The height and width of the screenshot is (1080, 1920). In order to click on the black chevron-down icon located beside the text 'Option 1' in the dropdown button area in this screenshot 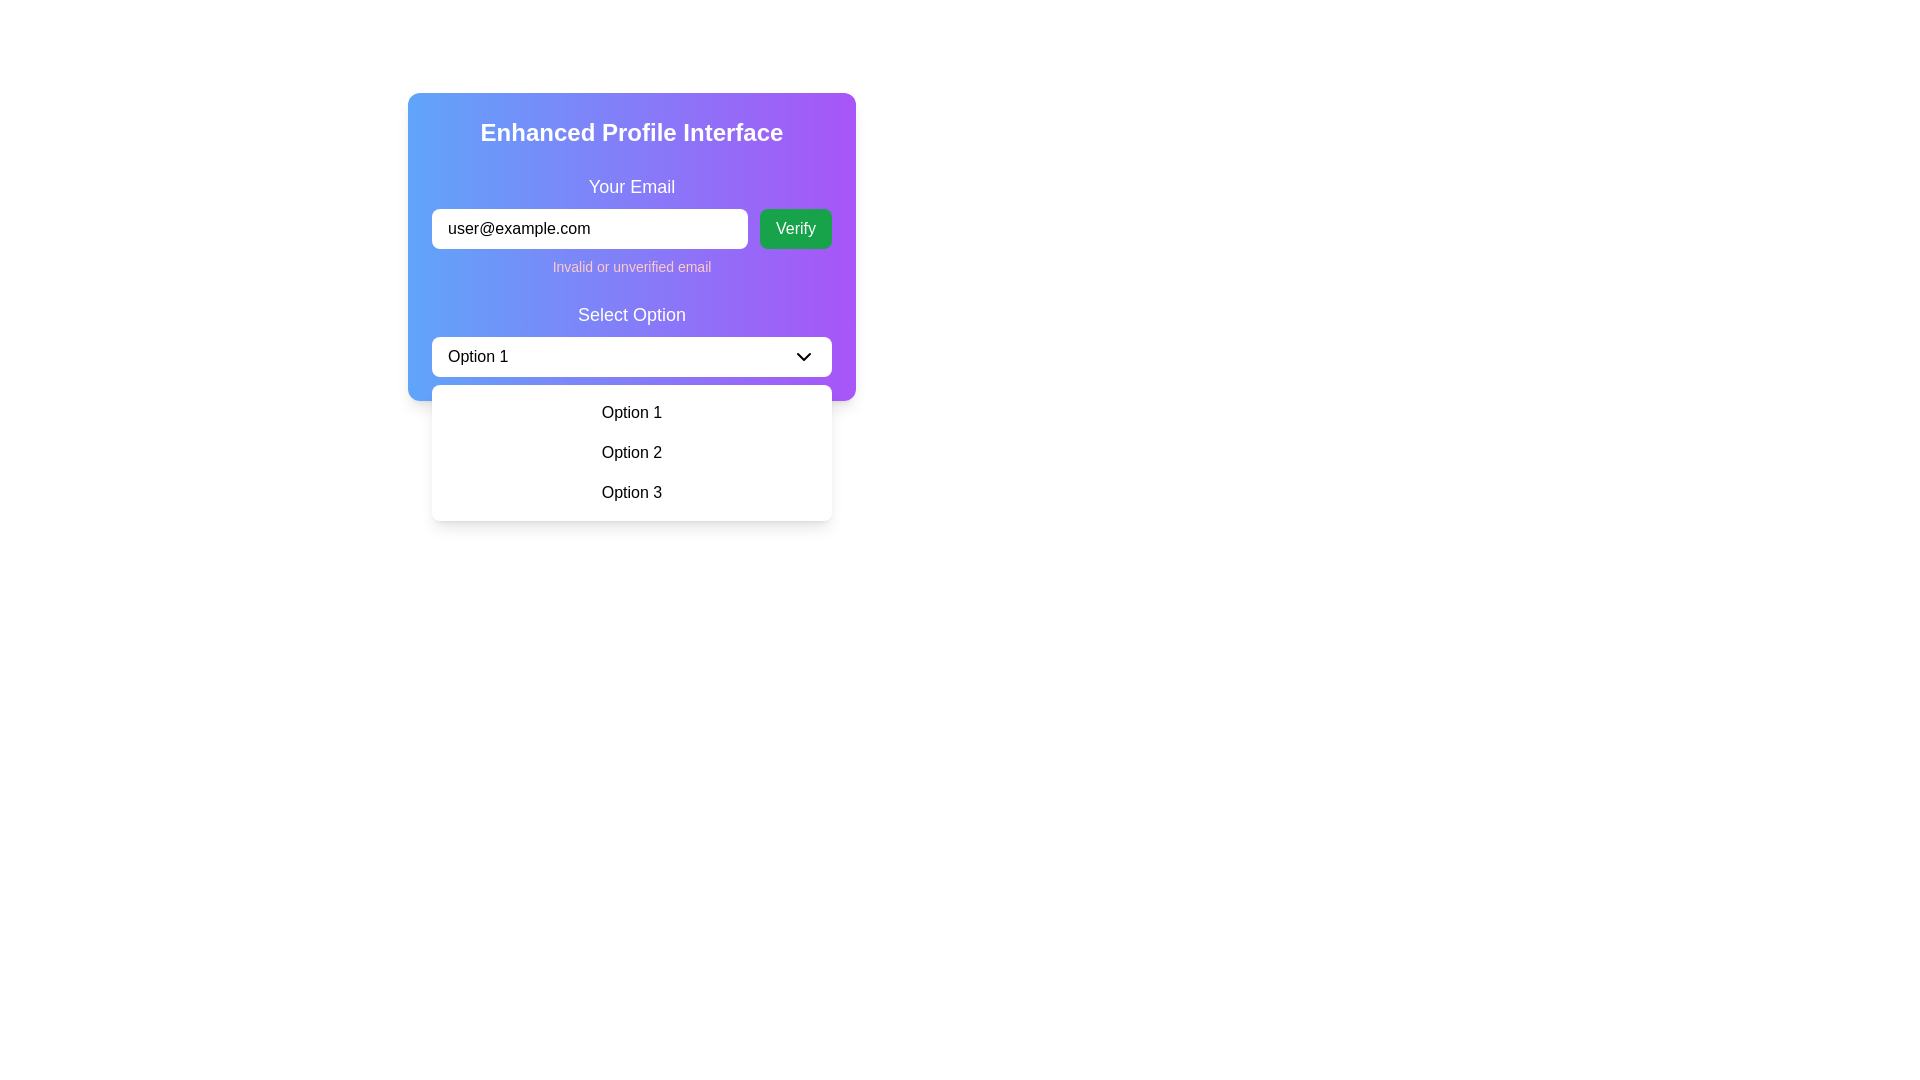, I will do `click(804, 356)`.